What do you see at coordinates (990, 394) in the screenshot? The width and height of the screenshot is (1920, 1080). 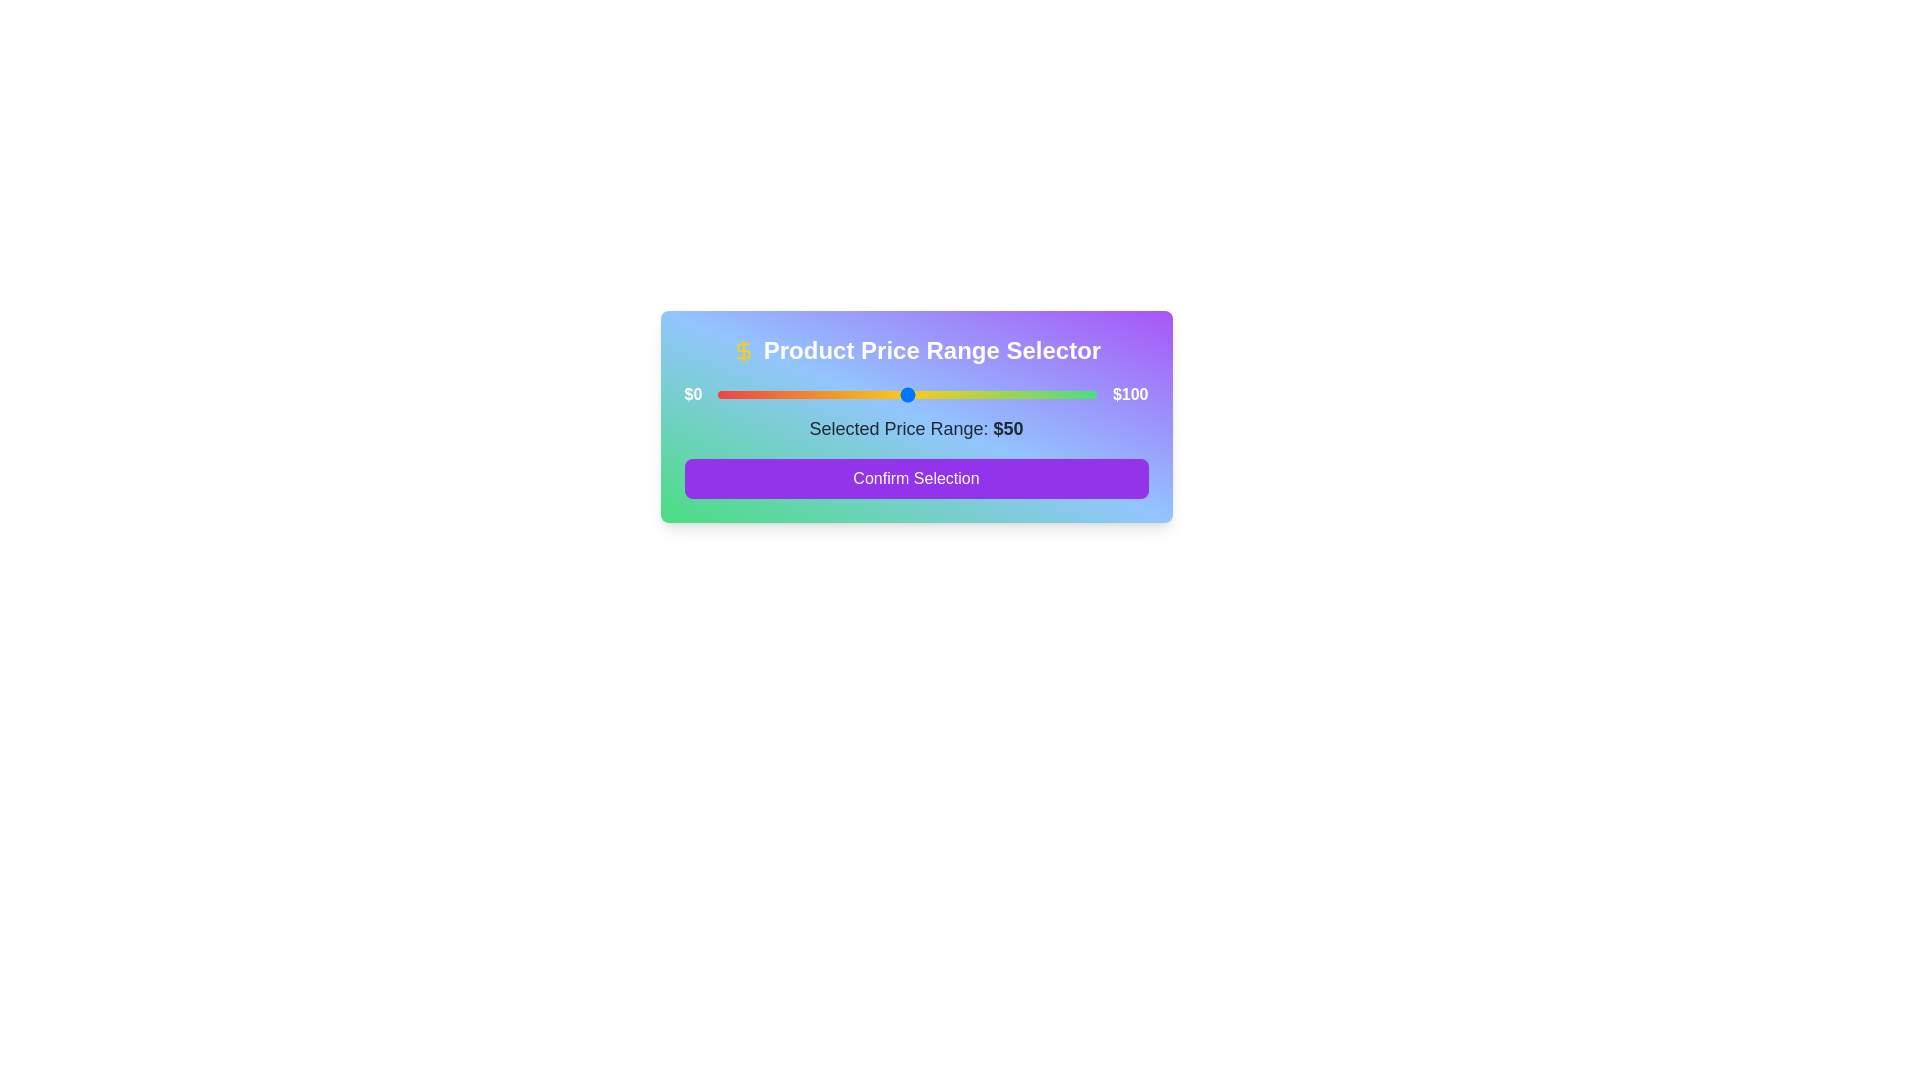 I see `the price range slider to set the value to 72` at bounding box center [990, 394].